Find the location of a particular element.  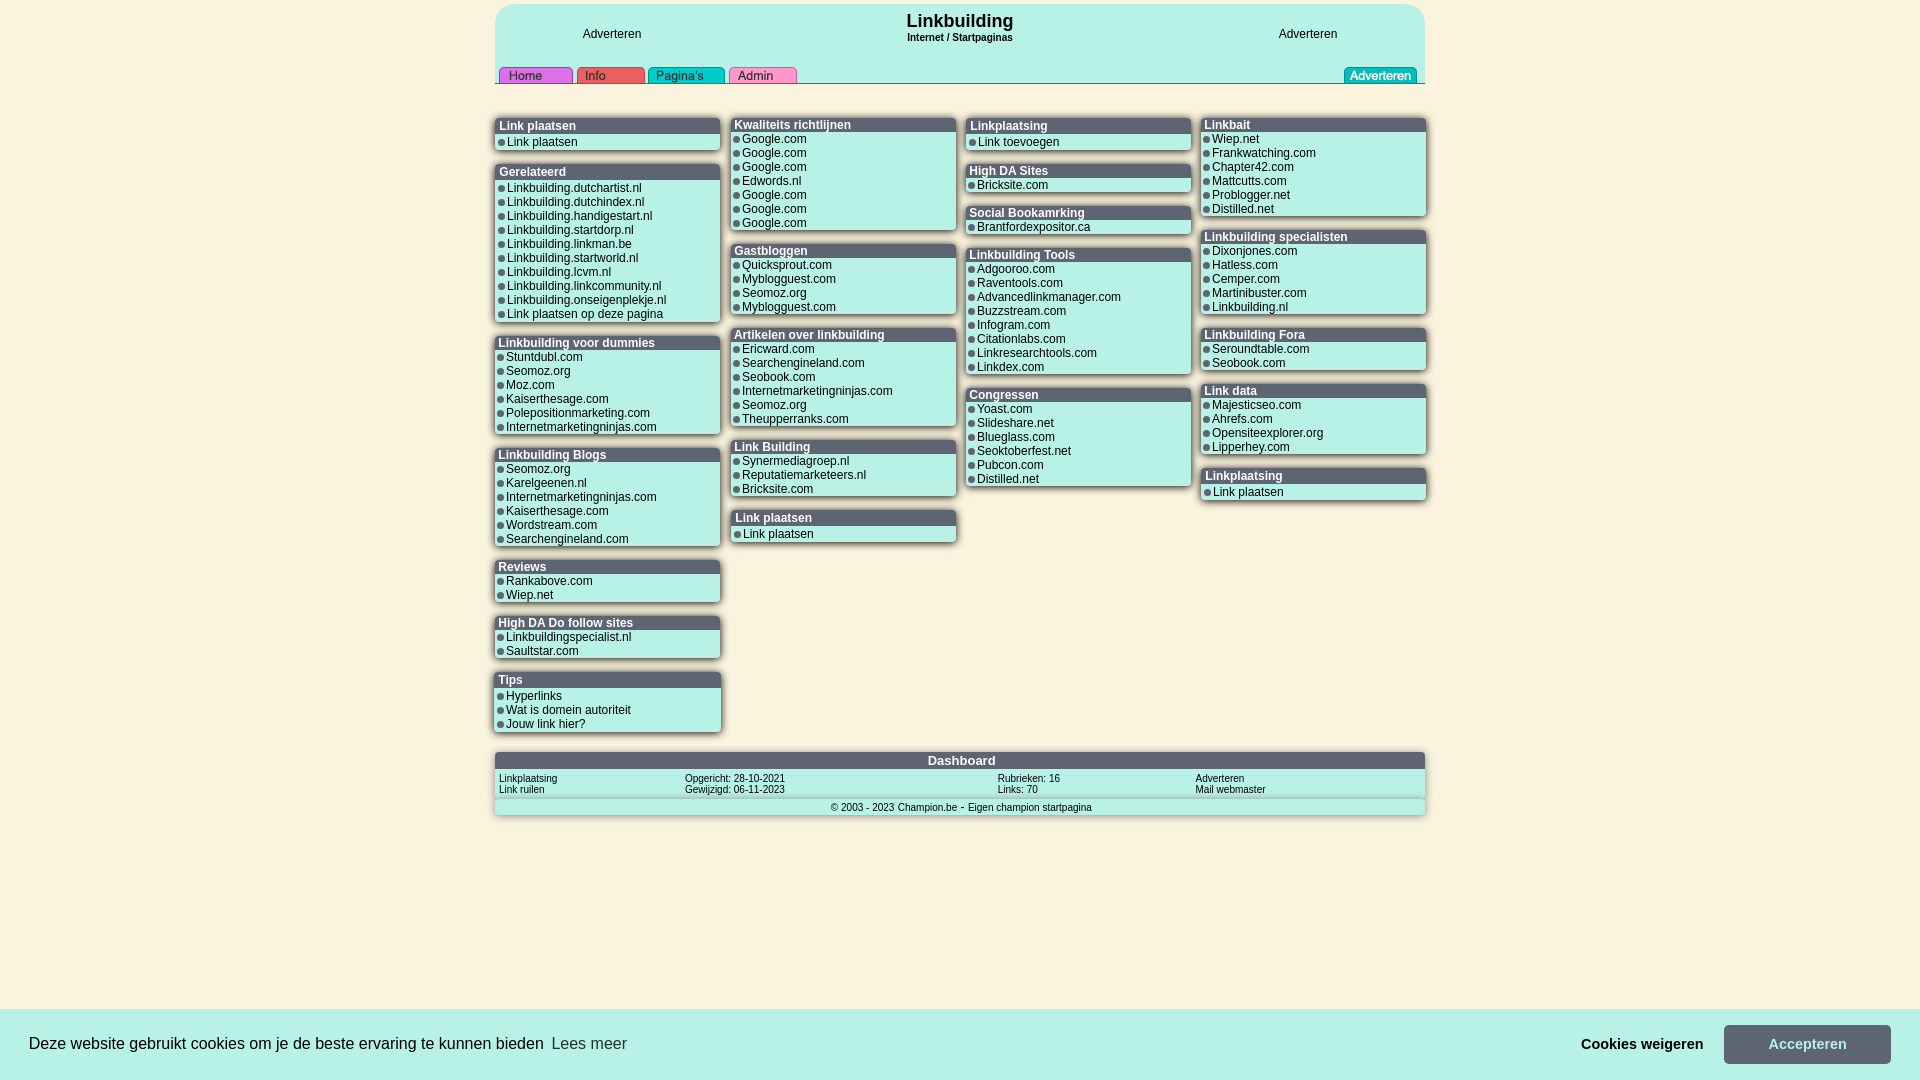

'Google.com' is located at coordinates (773, 165).